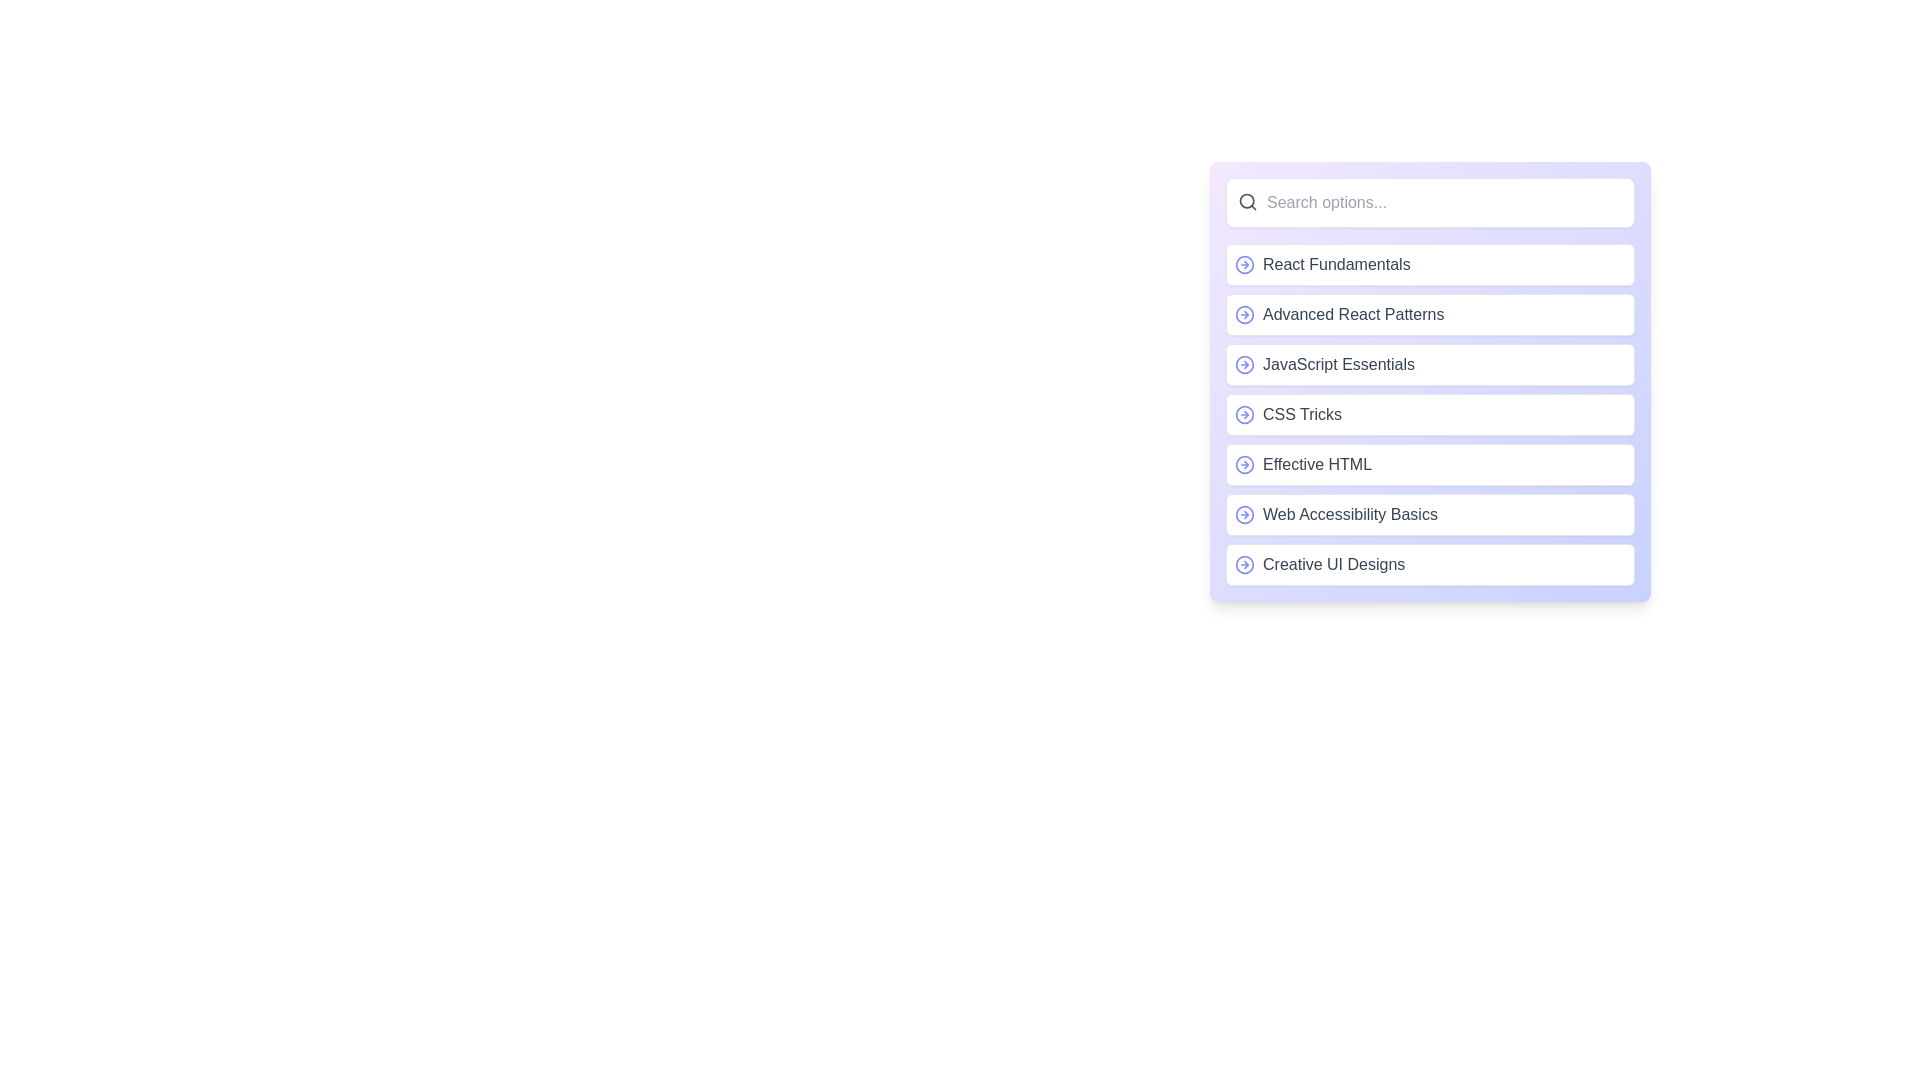 This screenshot has height=1080, width=1920. What do you see at coordinates (1243, 414) in the screenshot?
I see `the central circular icon within the SVG located to the left of the 'CSS Tricks' list item in the selectable list on the right panel` at bounding box center [1243, 414].